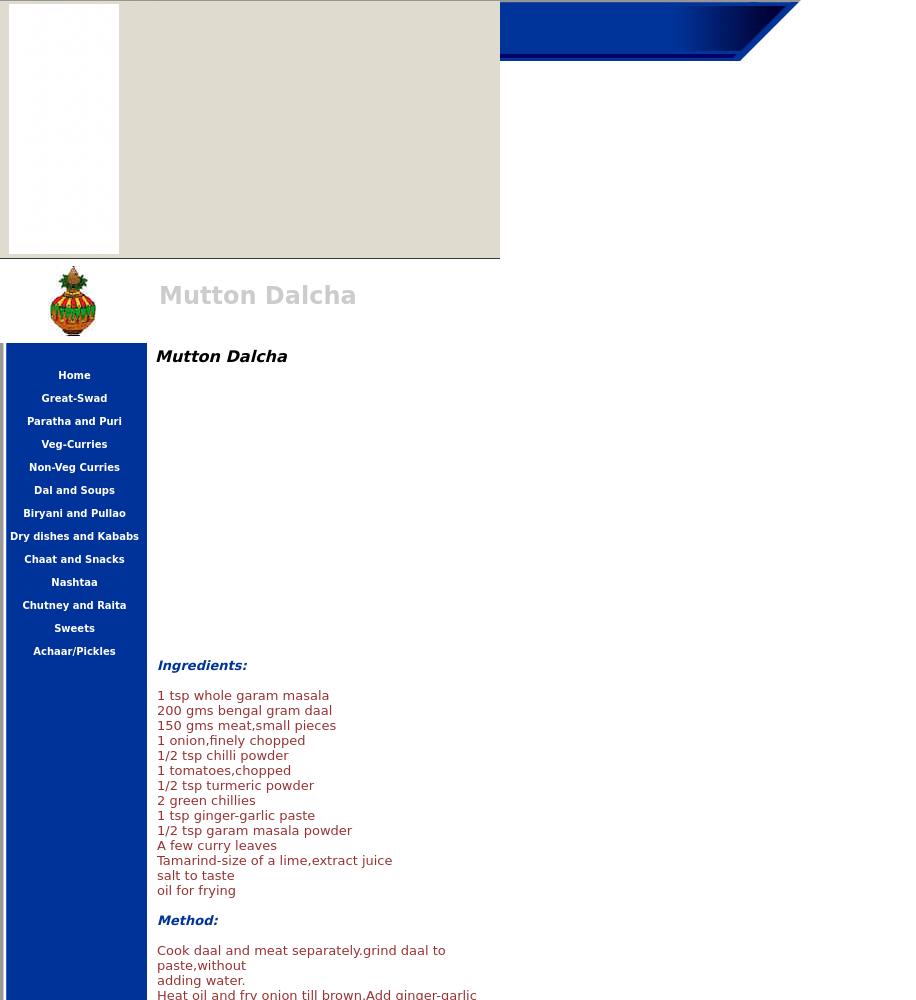 The width and height of the screenshot is (916, 1000). What do you see at coordinates (23, 559) in the screenshot?
I see `'Chaat and Snacks'` at bounding box center [23, 559].